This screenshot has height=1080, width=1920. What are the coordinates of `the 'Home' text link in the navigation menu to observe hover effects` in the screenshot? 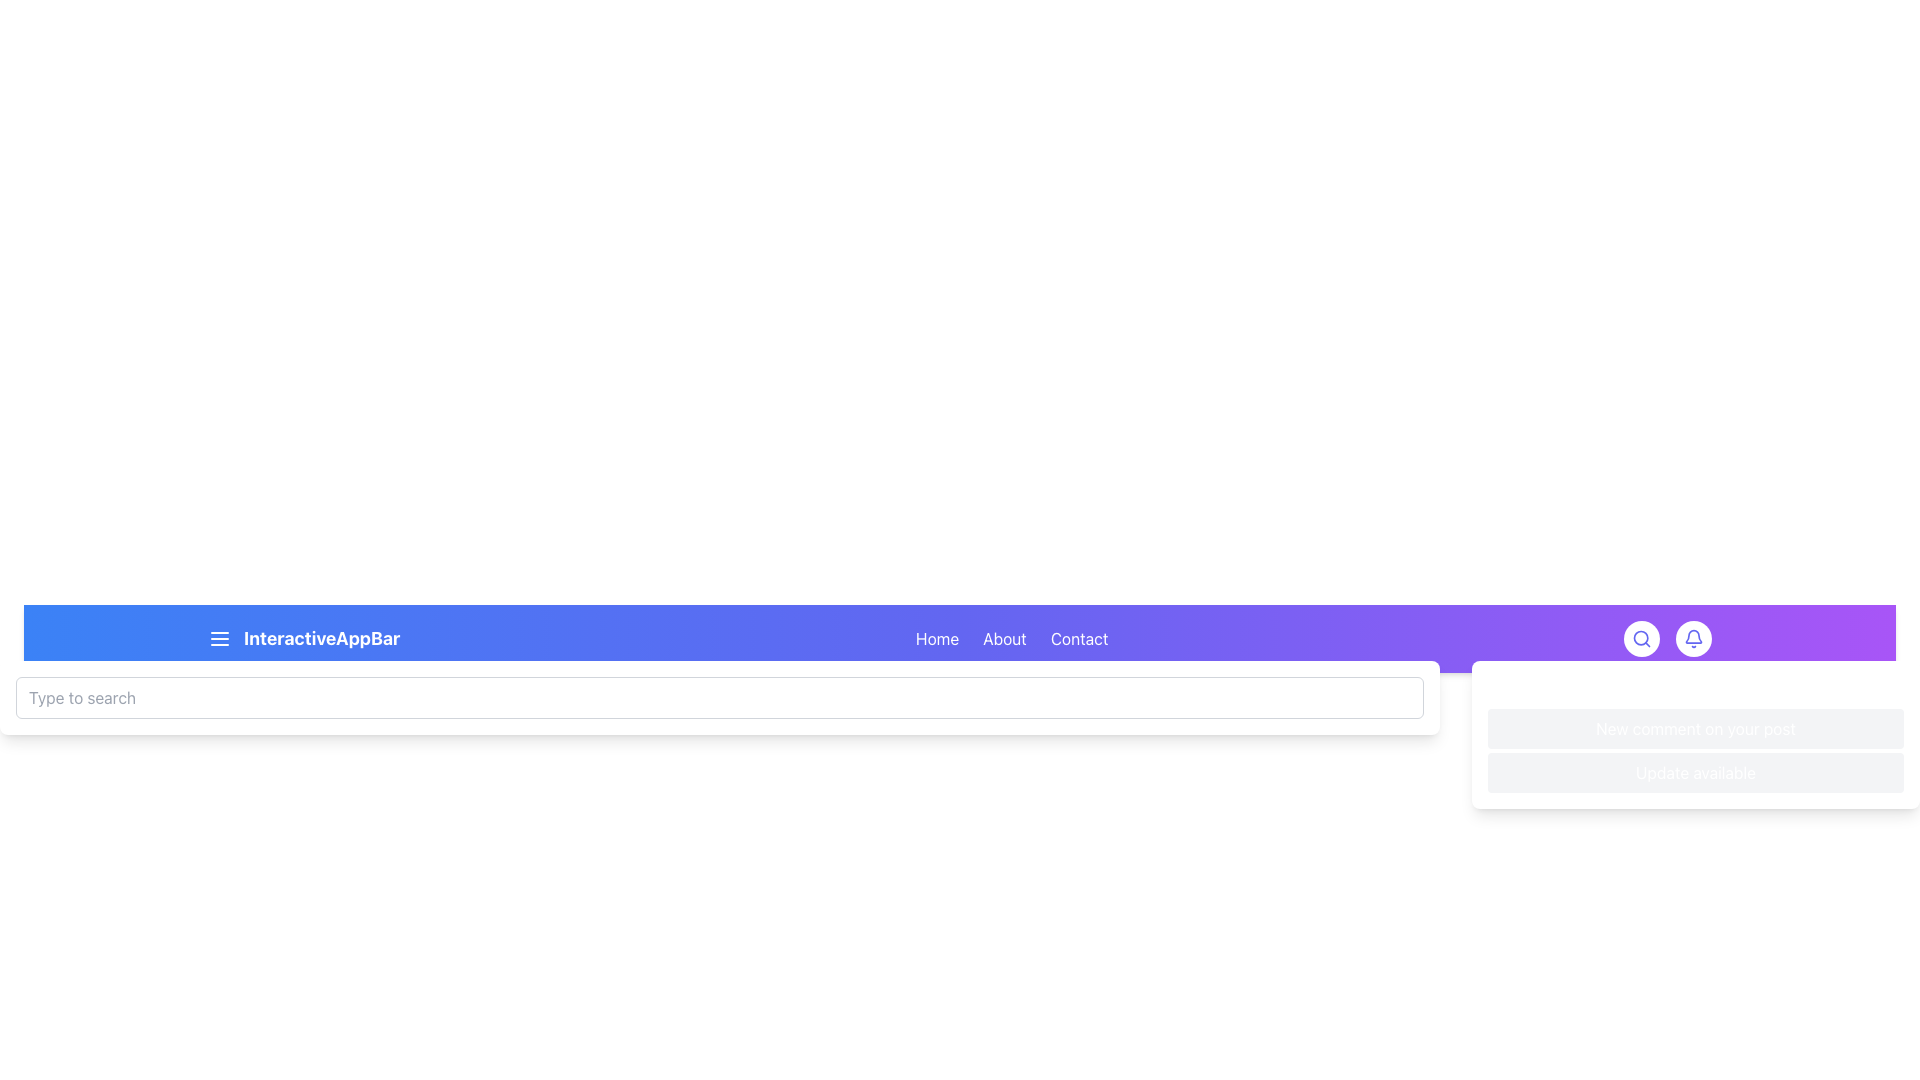 It's located at (936, 639).